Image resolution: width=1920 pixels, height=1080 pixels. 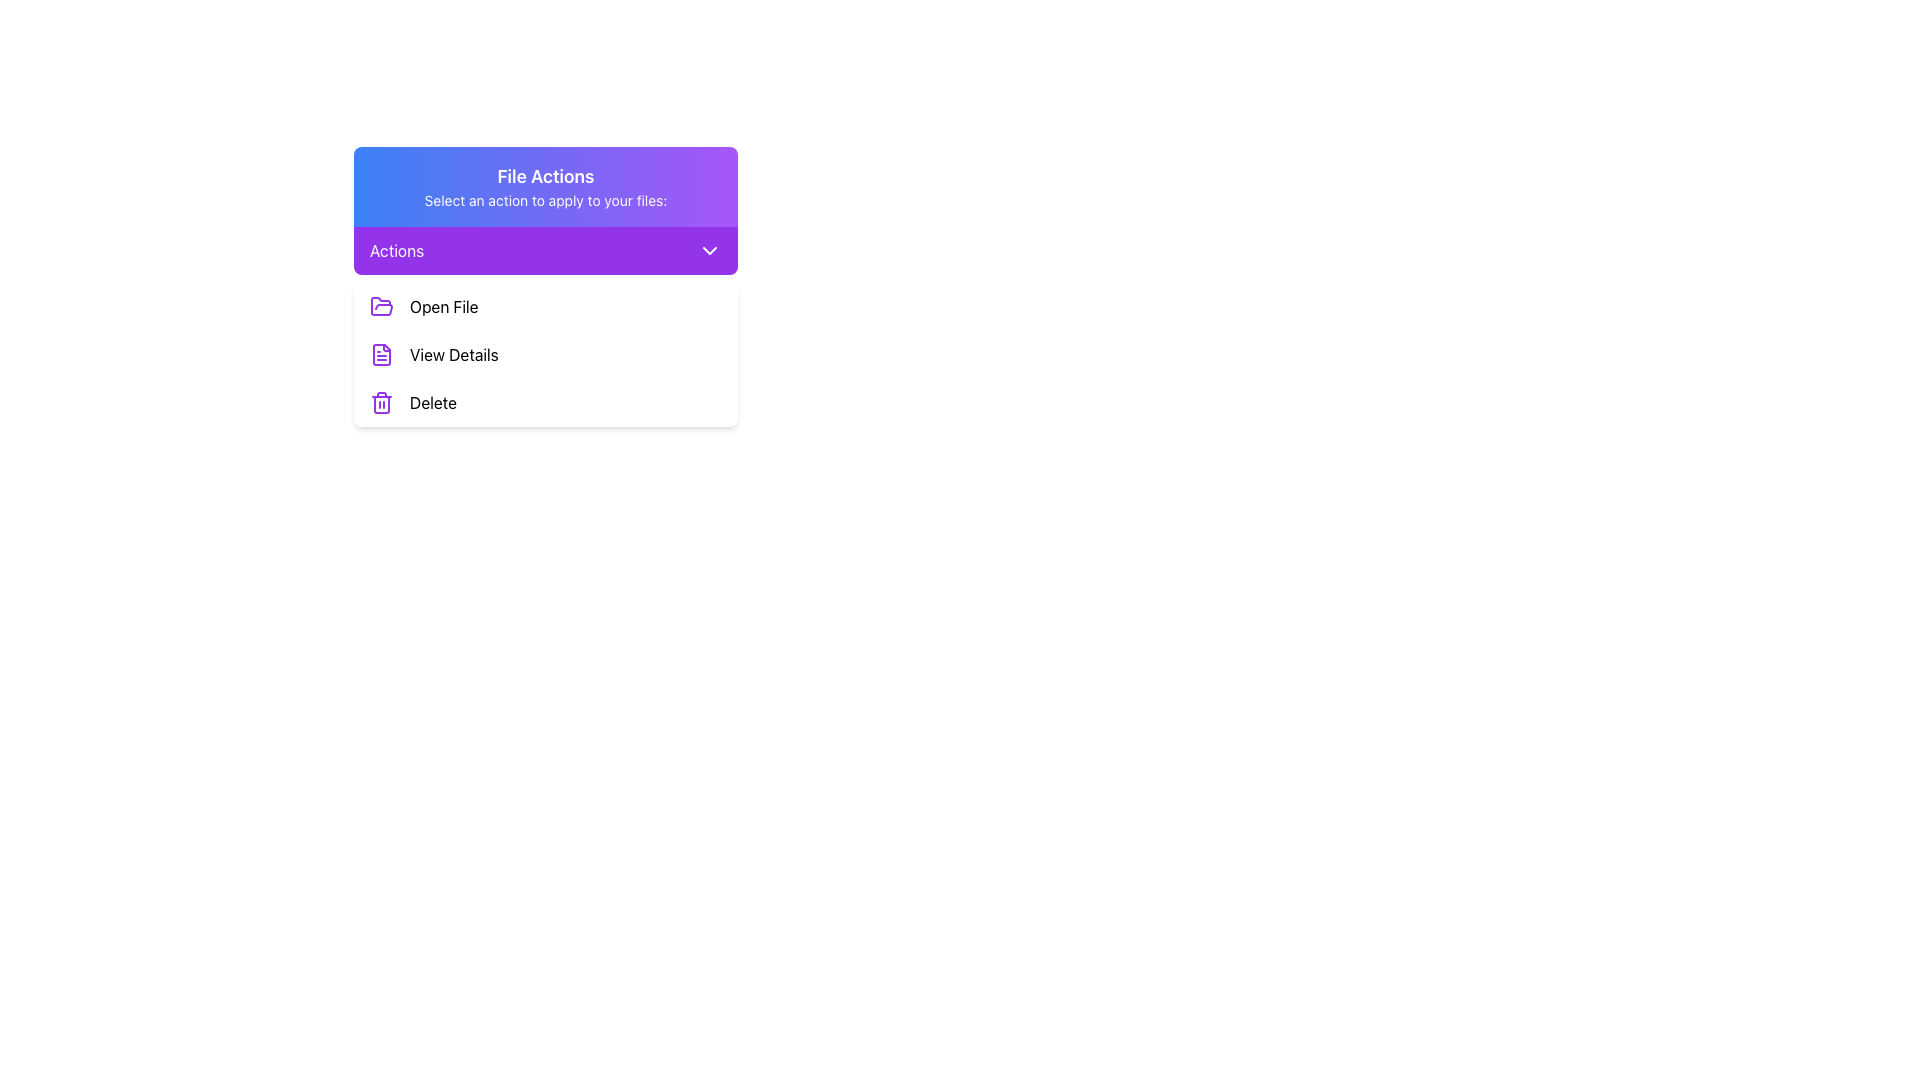 I want to click on the purple trash bin icon located to the left of the 'Delete' option in the 'Actions' dropdown menu for indirect interaction, so click(x=382, y=402).